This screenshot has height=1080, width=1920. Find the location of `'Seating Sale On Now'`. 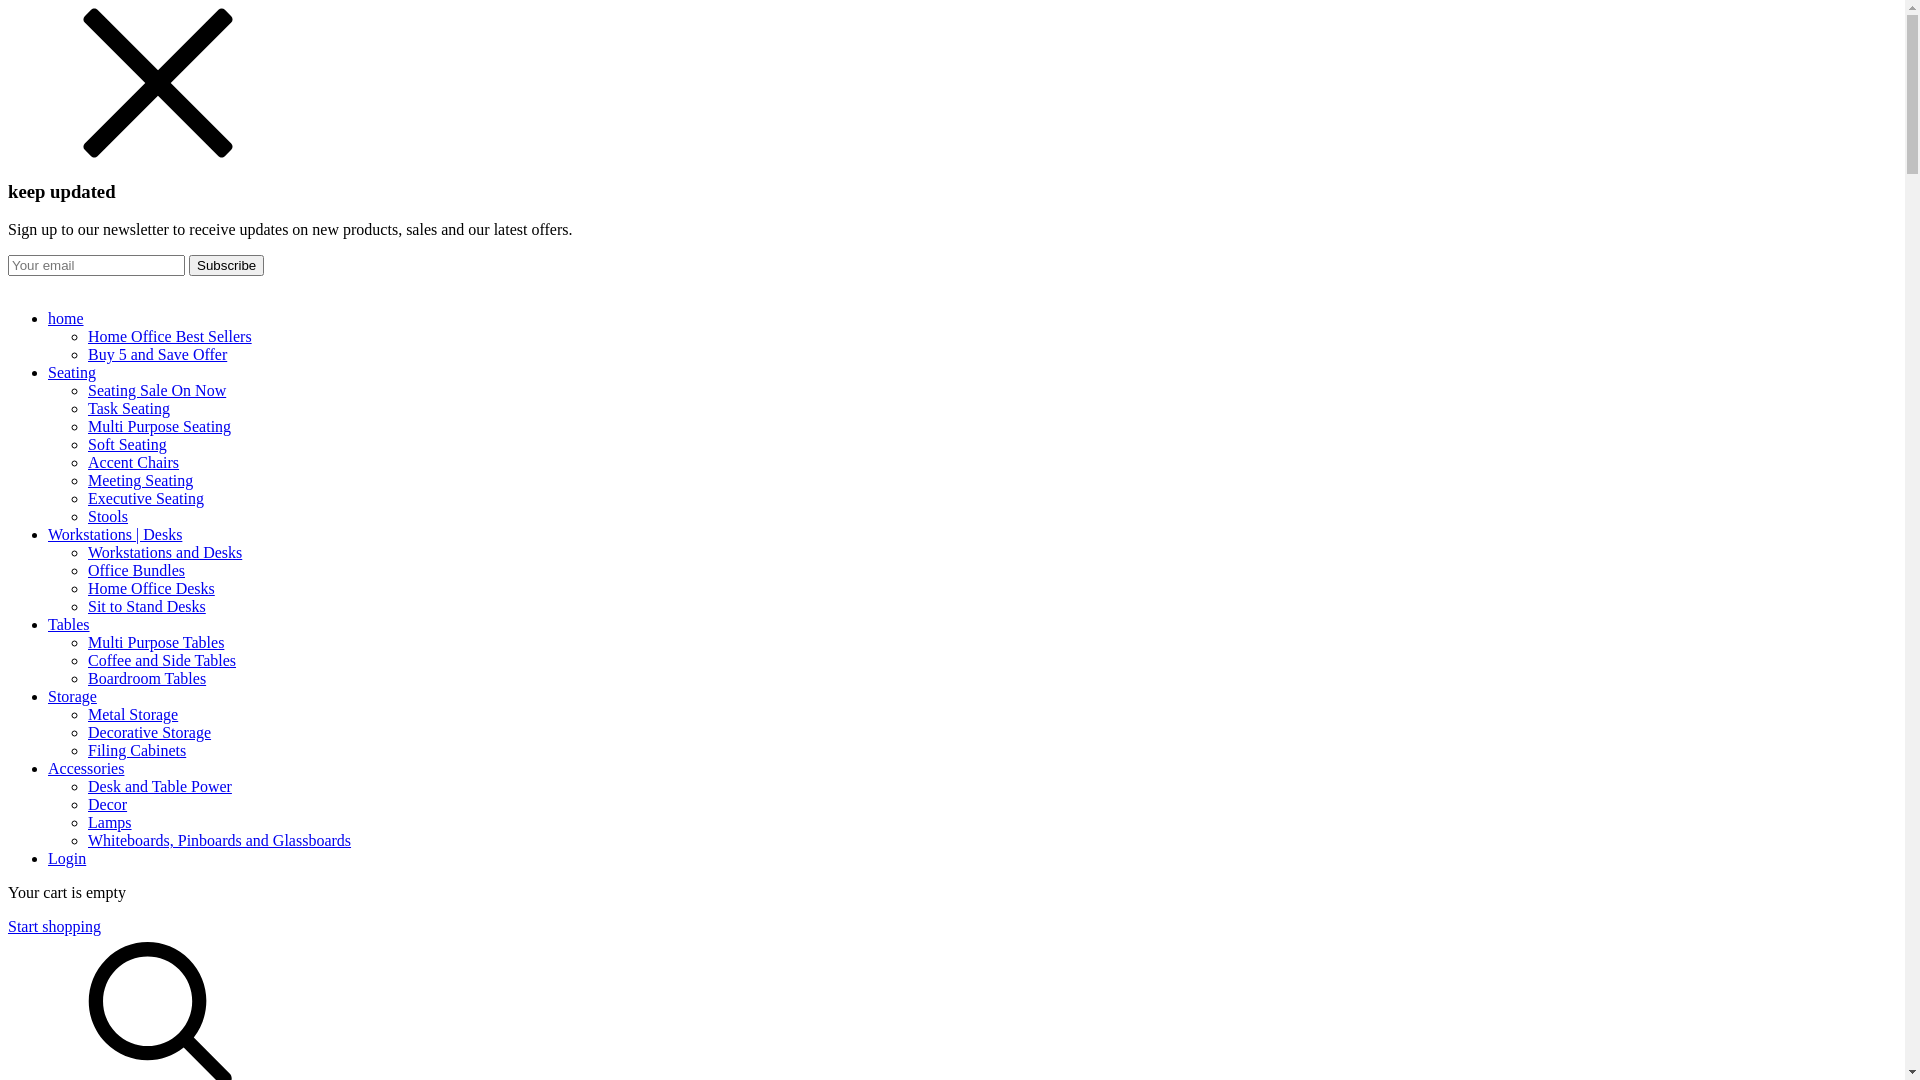

'Seating Sale On Now' is located at coordinates (156, 390).